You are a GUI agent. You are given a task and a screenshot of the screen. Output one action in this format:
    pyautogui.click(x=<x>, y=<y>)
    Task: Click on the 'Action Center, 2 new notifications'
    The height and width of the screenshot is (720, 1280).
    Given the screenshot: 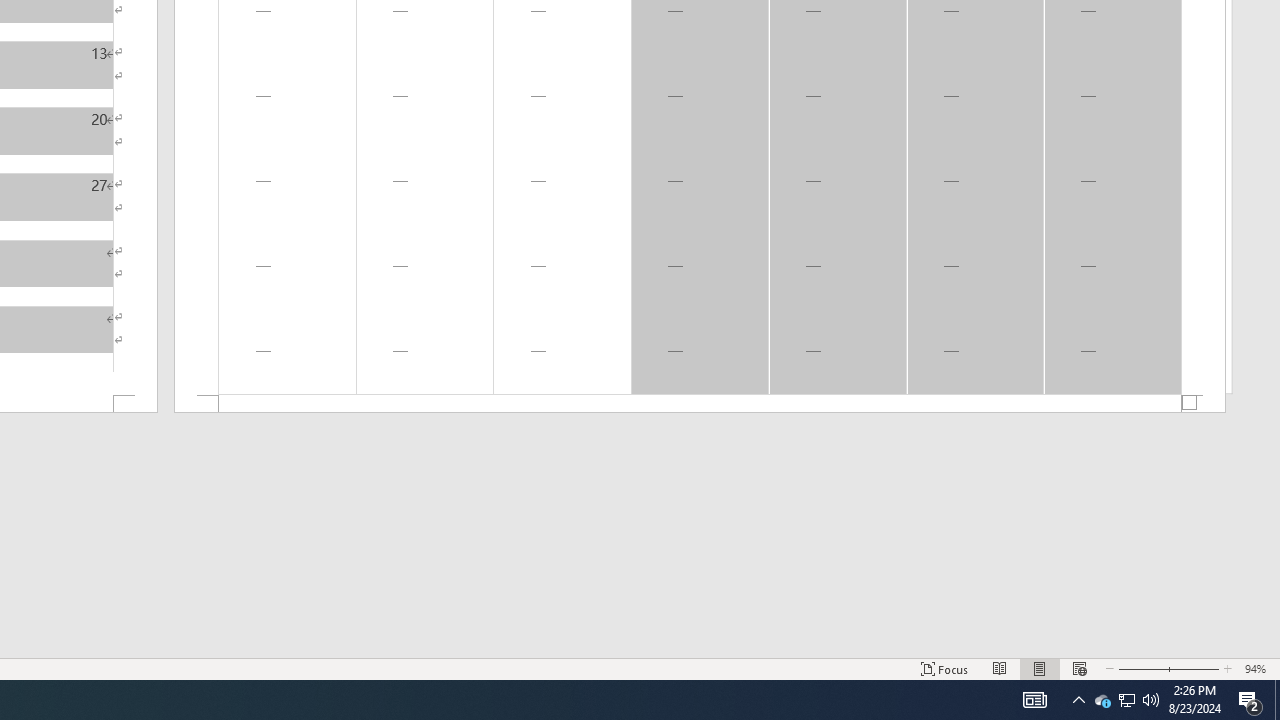 What is the action you would take?
    pyautogui.click(x=1250, y=698)
    